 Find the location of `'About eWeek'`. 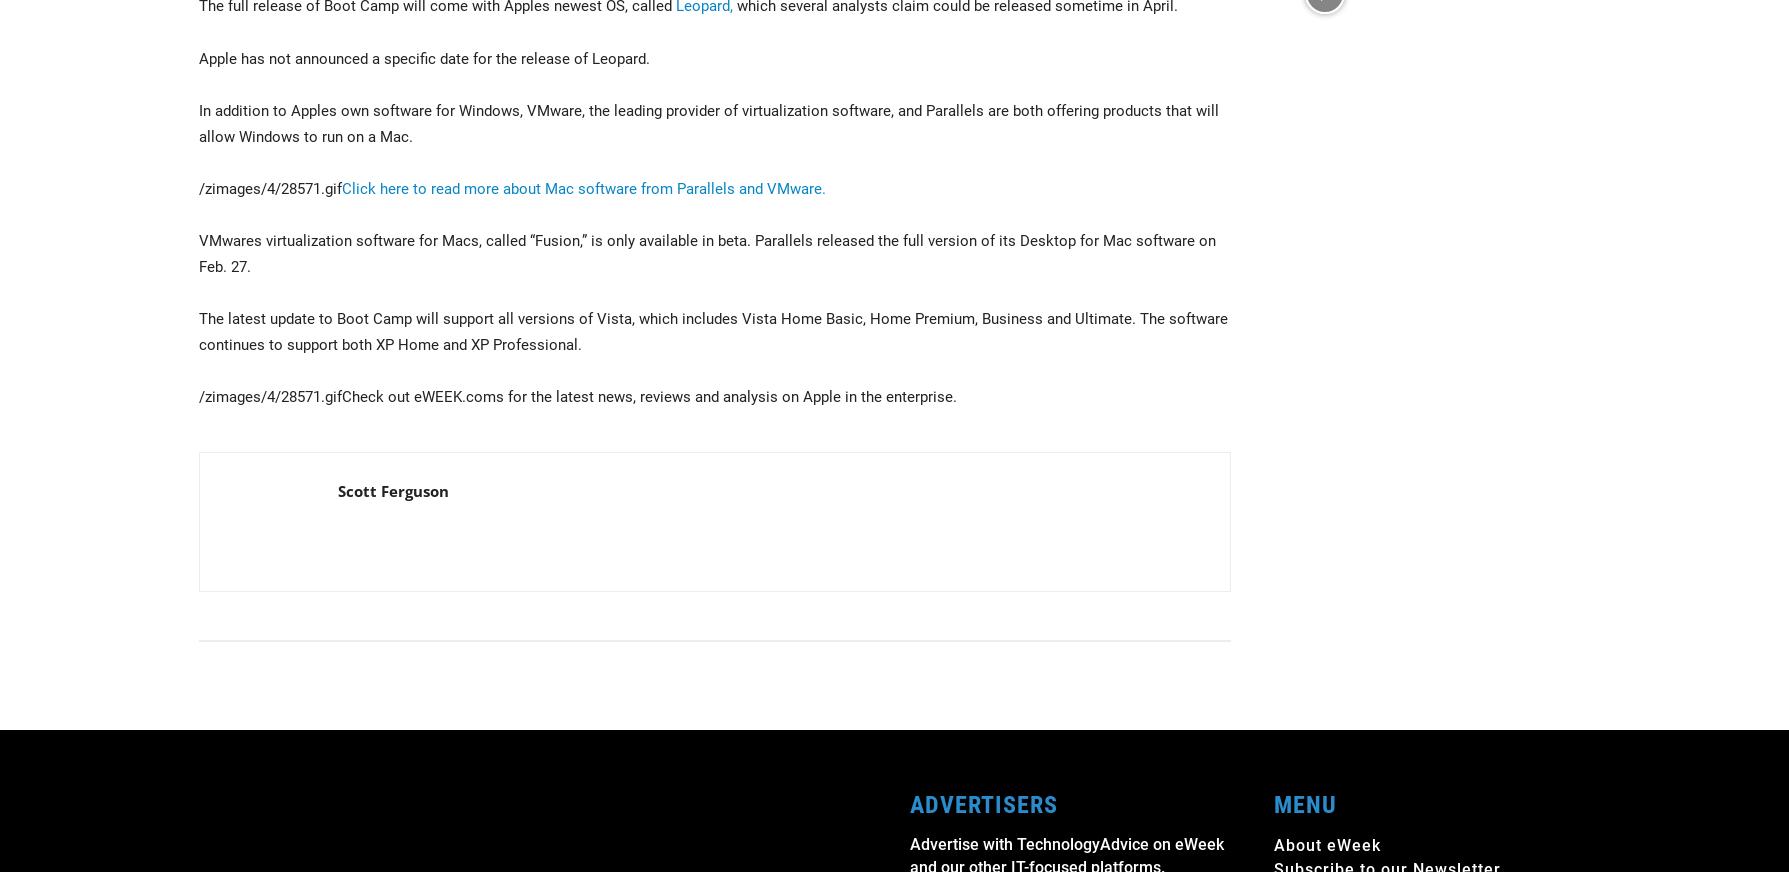

'About eWeek' is located at coordinates (1327, 845).